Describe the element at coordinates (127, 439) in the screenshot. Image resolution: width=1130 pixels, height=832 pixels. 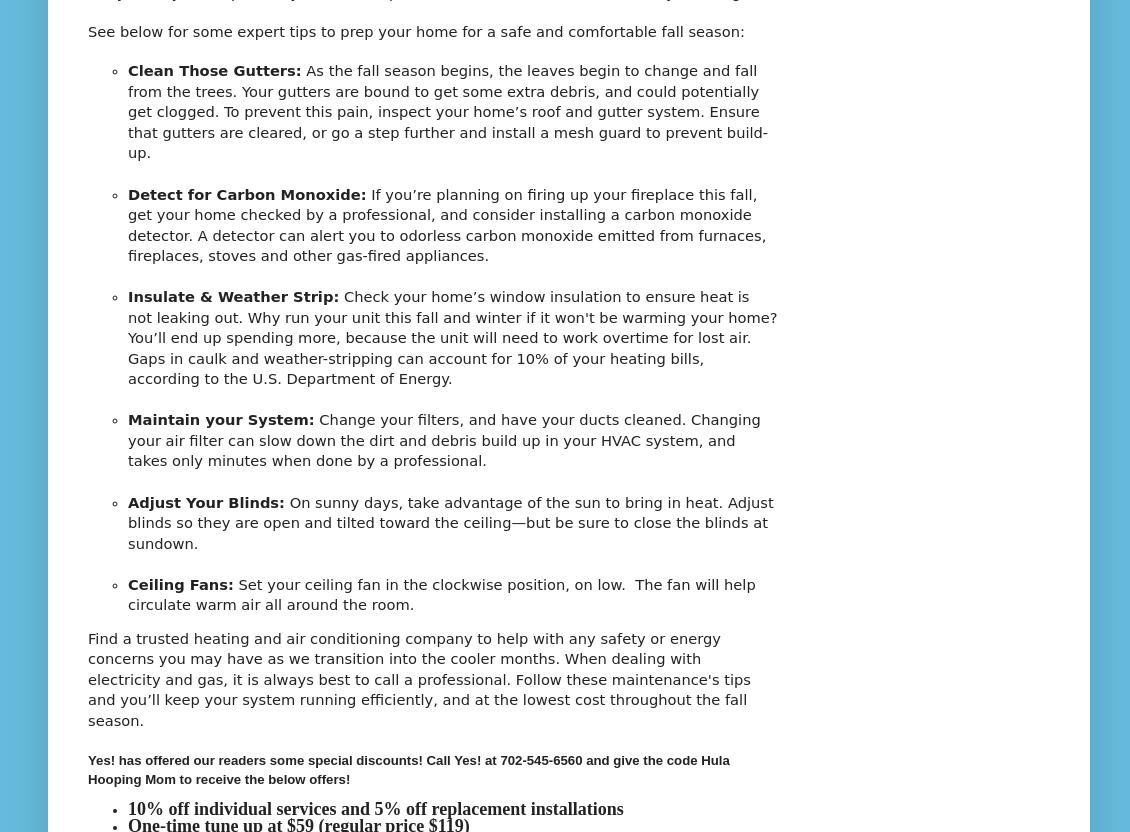
I see `'Change
     your filters, and have your ducts cleaned. Changing your air filter can
     slow down the dirt and debris build up in your HVAC system, and takes only
     minutes when done by a professional.'` at that location.